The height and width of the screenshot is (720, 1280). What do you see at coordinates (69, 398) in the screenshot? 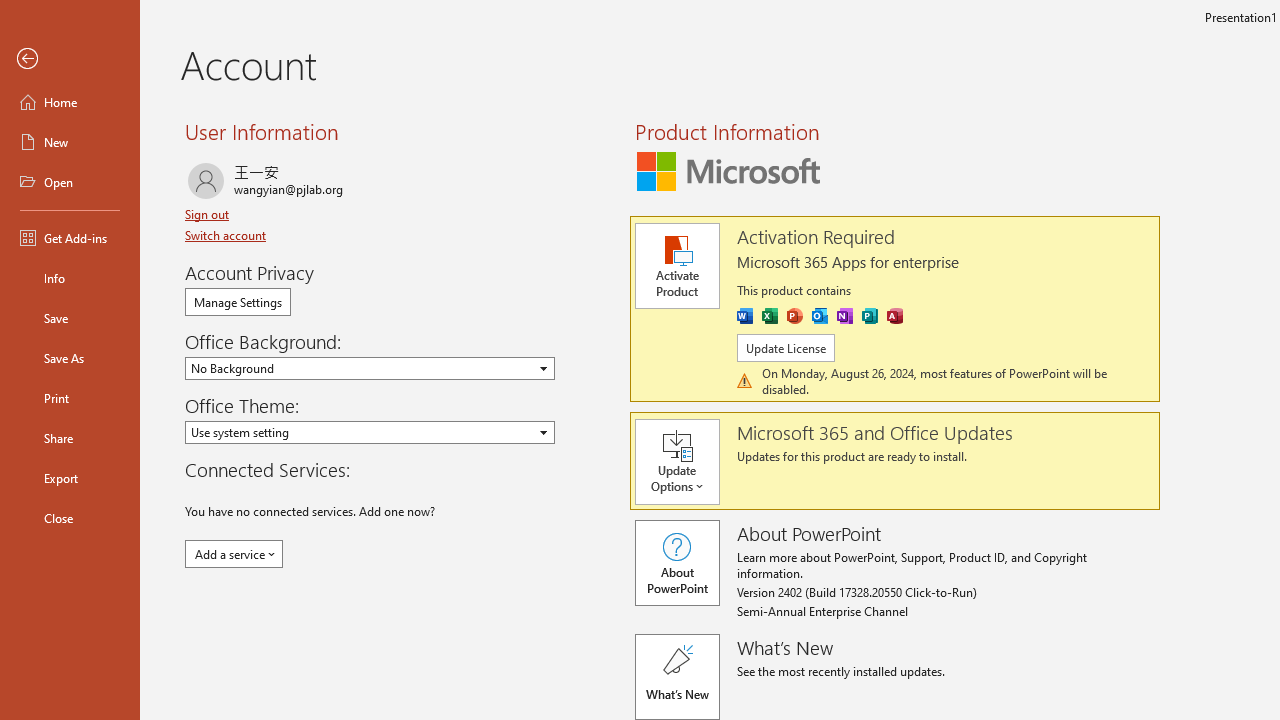
I see `'Print'` at bounding box center [69, 398].